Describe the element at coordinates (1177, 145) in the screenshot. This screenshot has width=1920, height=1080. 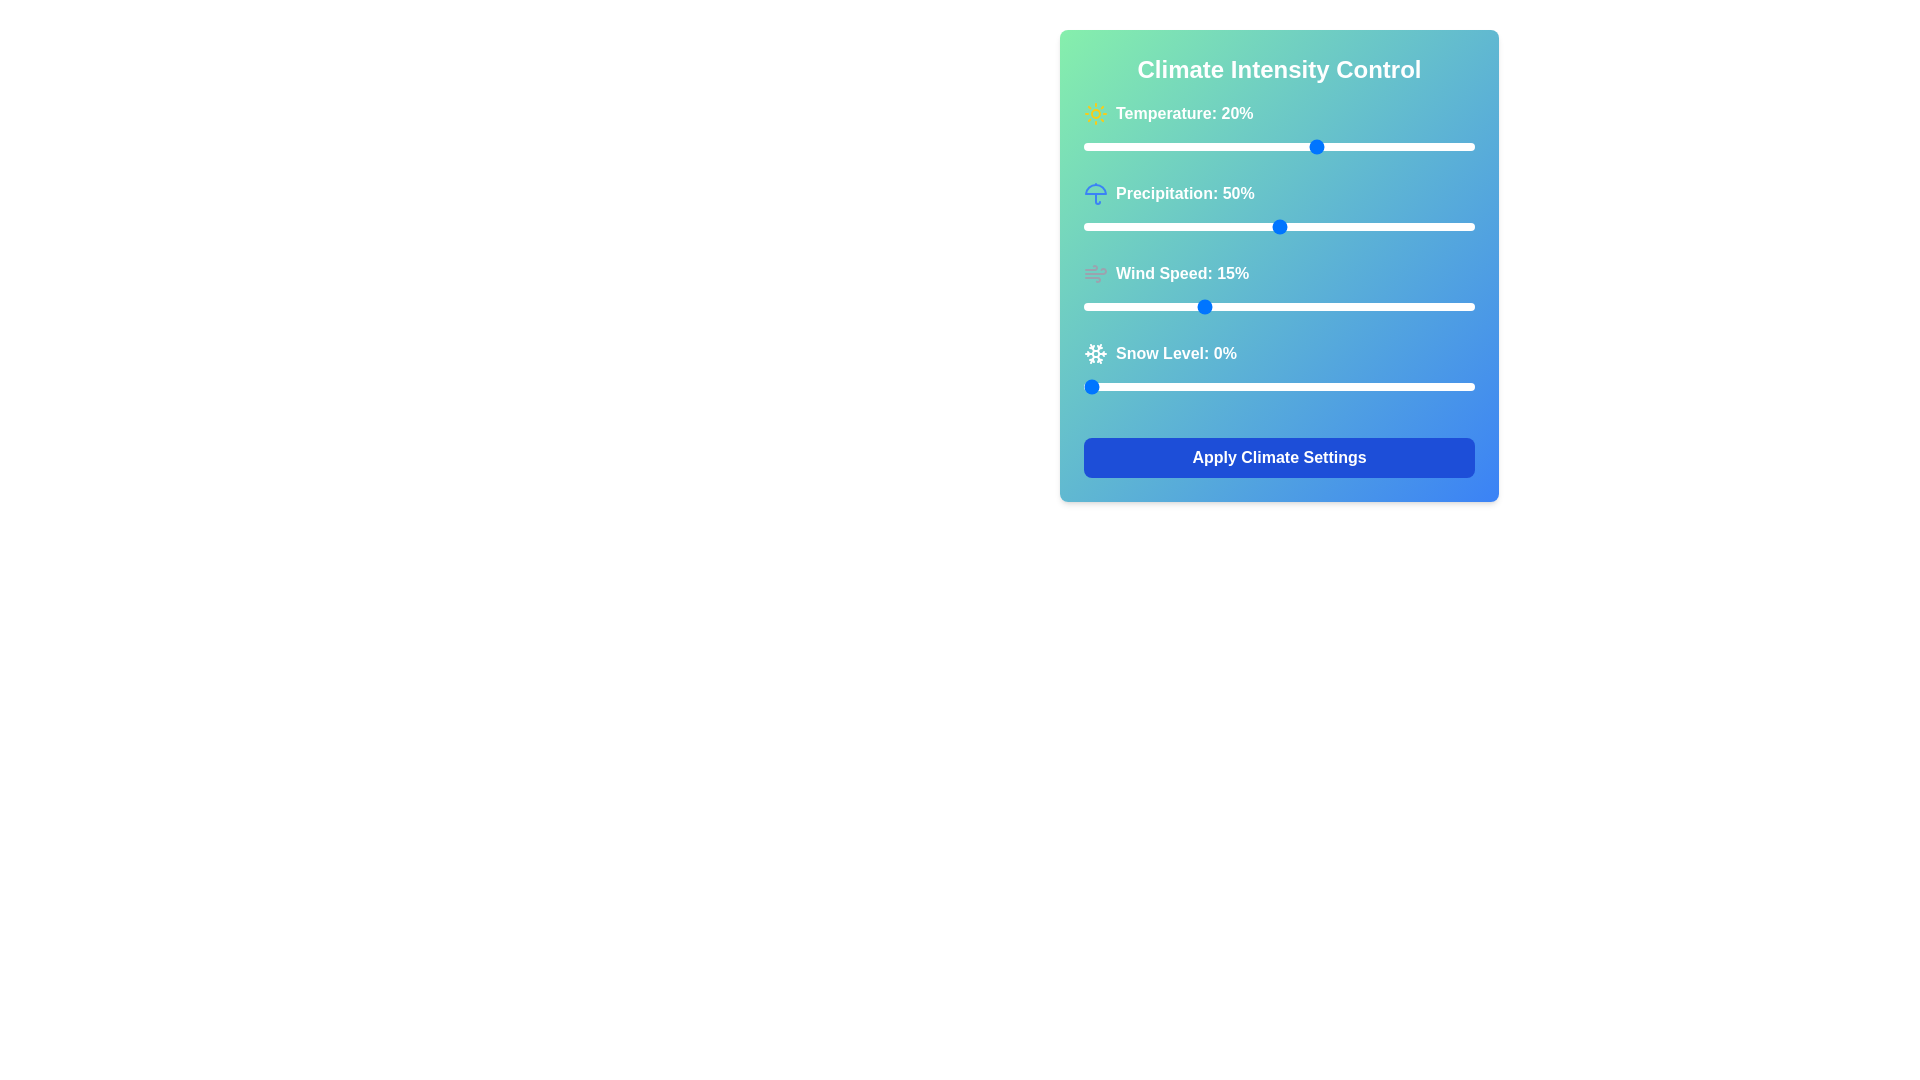
I see `the temperature slider` at that location.